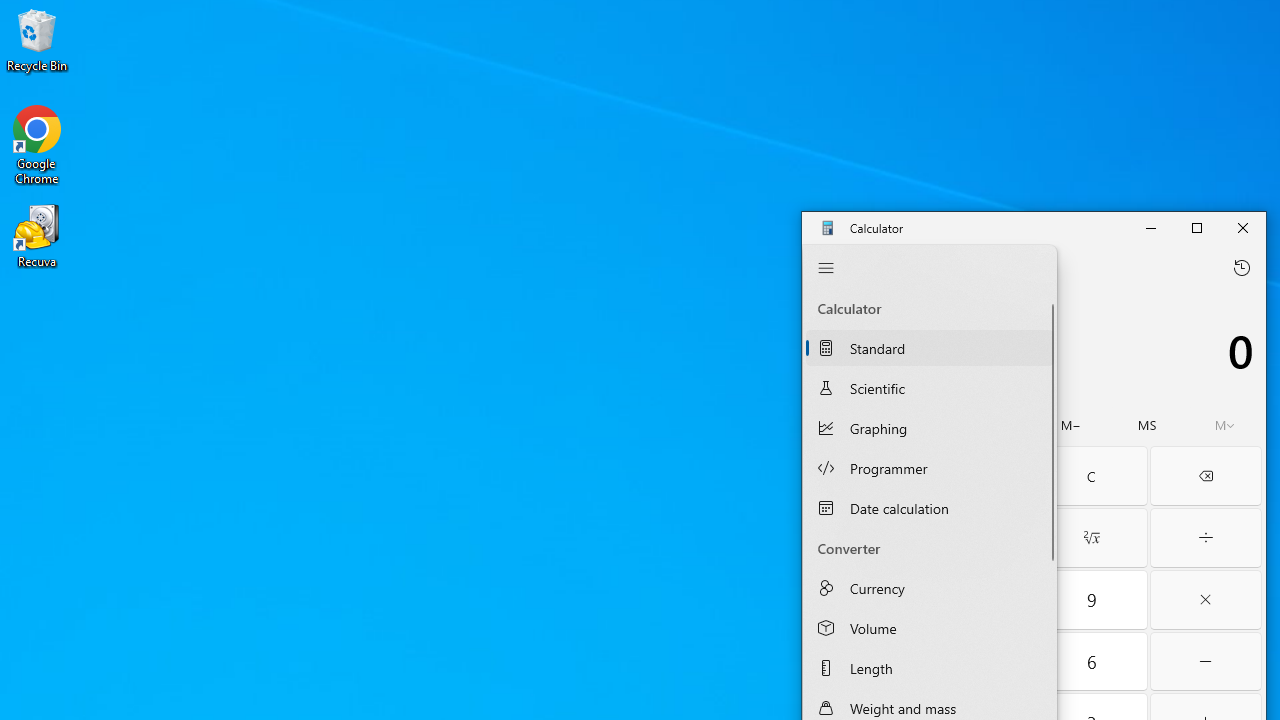 The width and height of the screenshot is (1280, 720). Describe the element at coordinates (928, 426) in the screenshot. I see `'Graphing Calculator'` at that location.